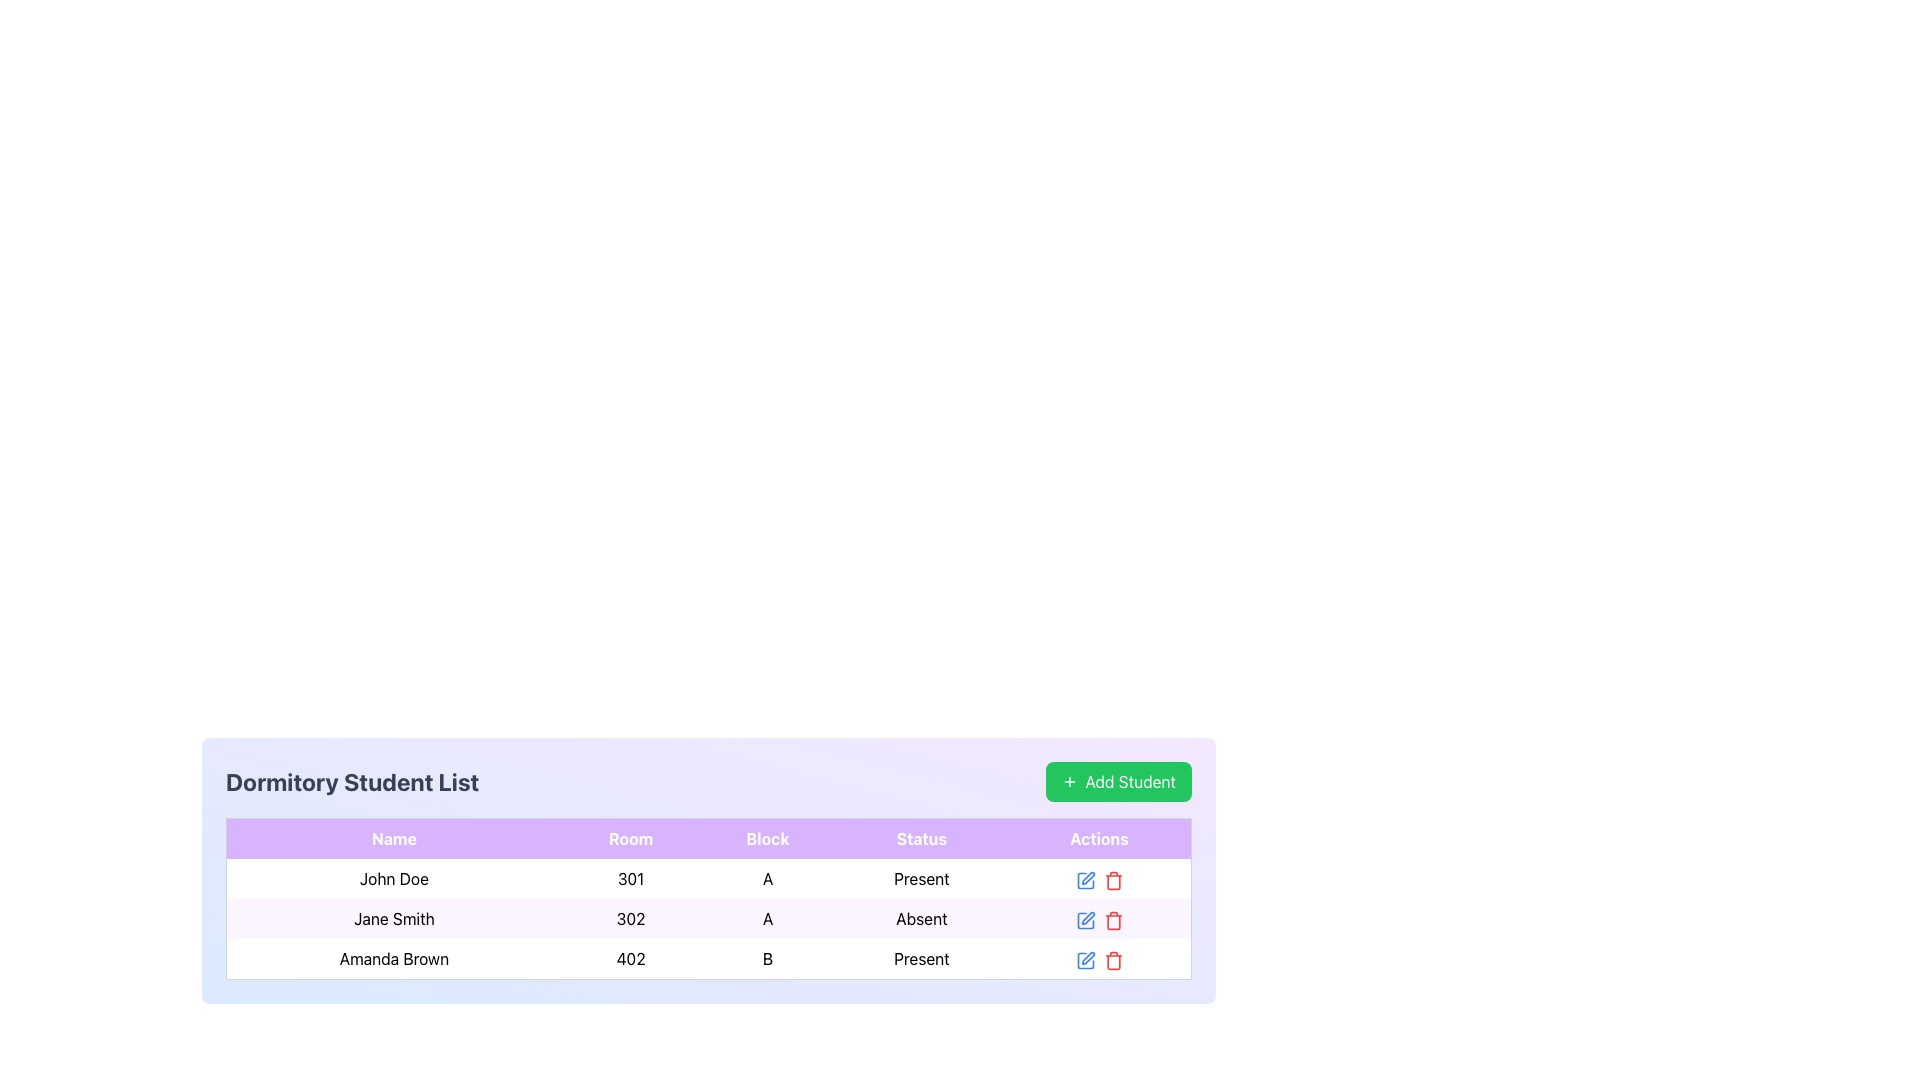  Describe the element at coordinates (709, 878) in the screenshot. I see `the text within the first row of the 'Dormitory Student List' table that contains 'John Doe', '301', 'A', and 'Present' for copying` at that location.